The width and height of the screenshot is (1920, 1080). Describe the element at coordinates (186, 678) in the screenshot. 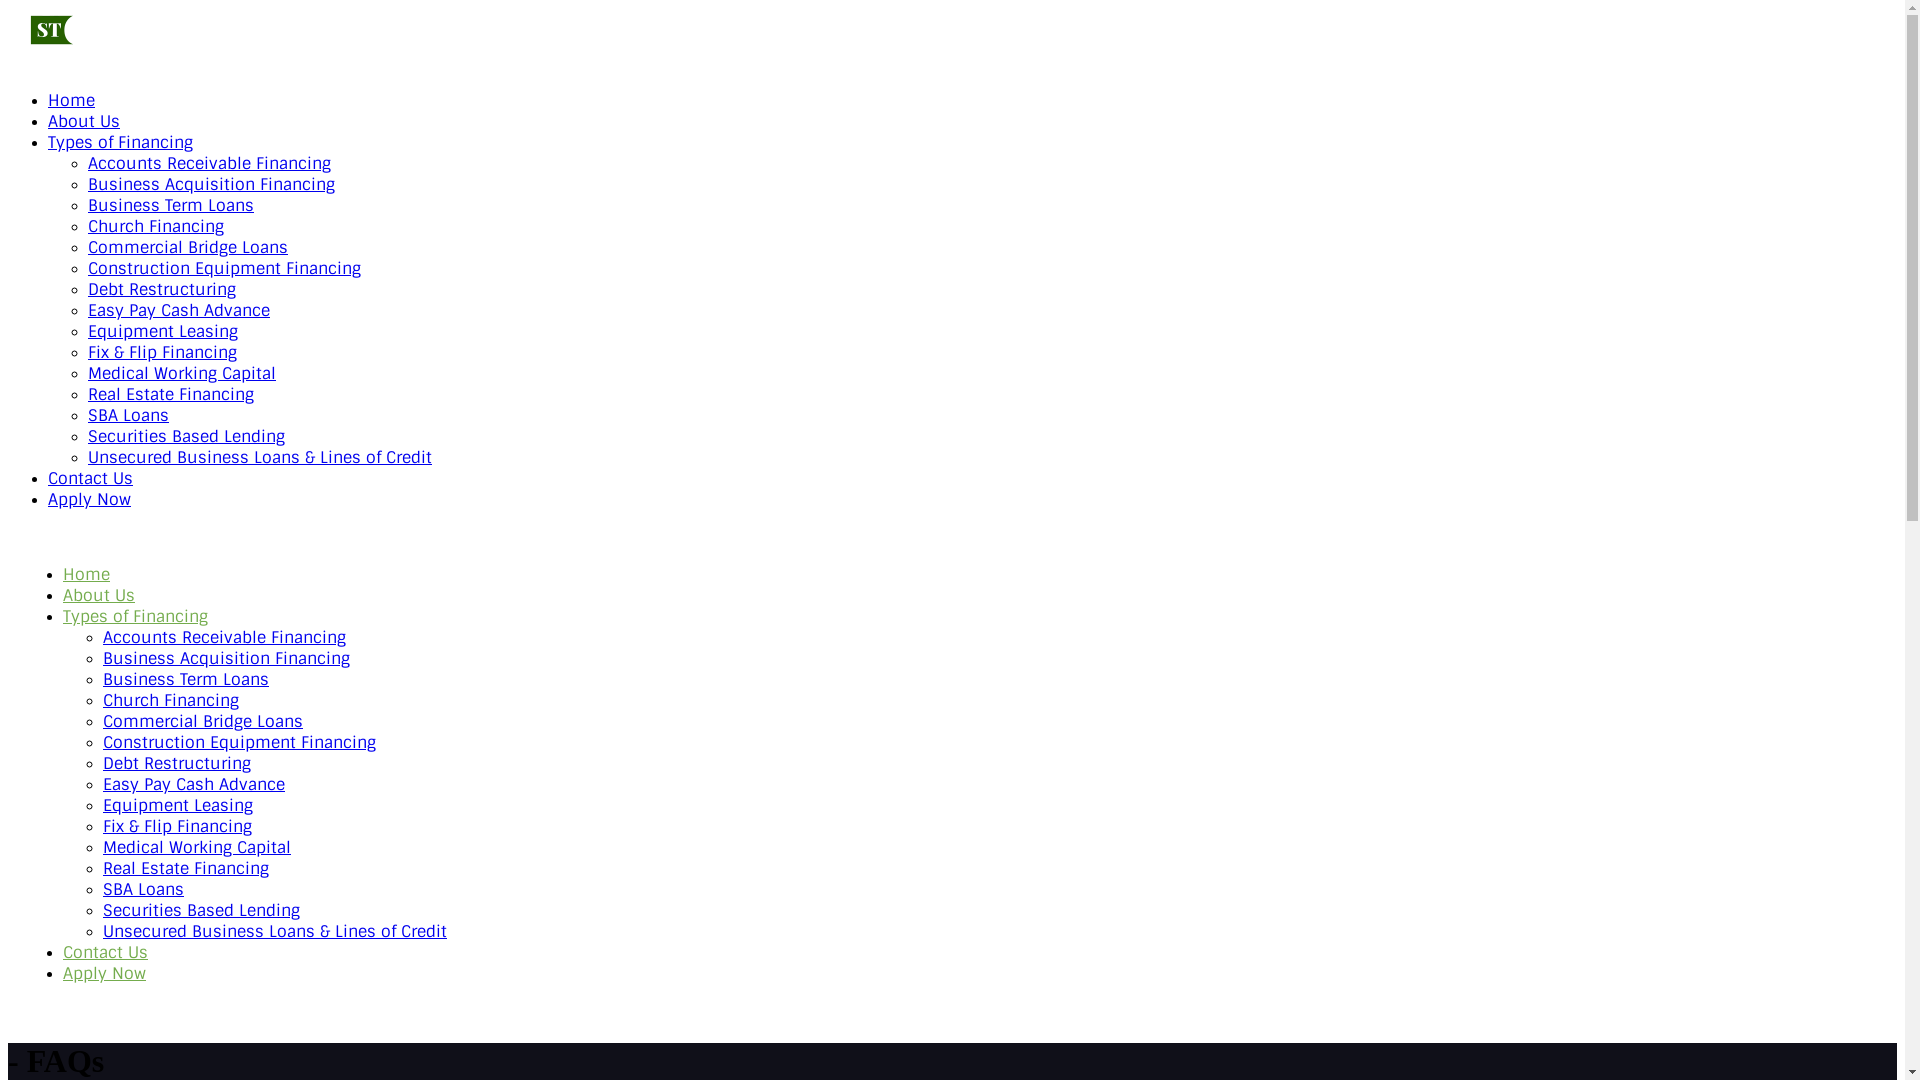

I see `'Business Term Loans'` at that location.